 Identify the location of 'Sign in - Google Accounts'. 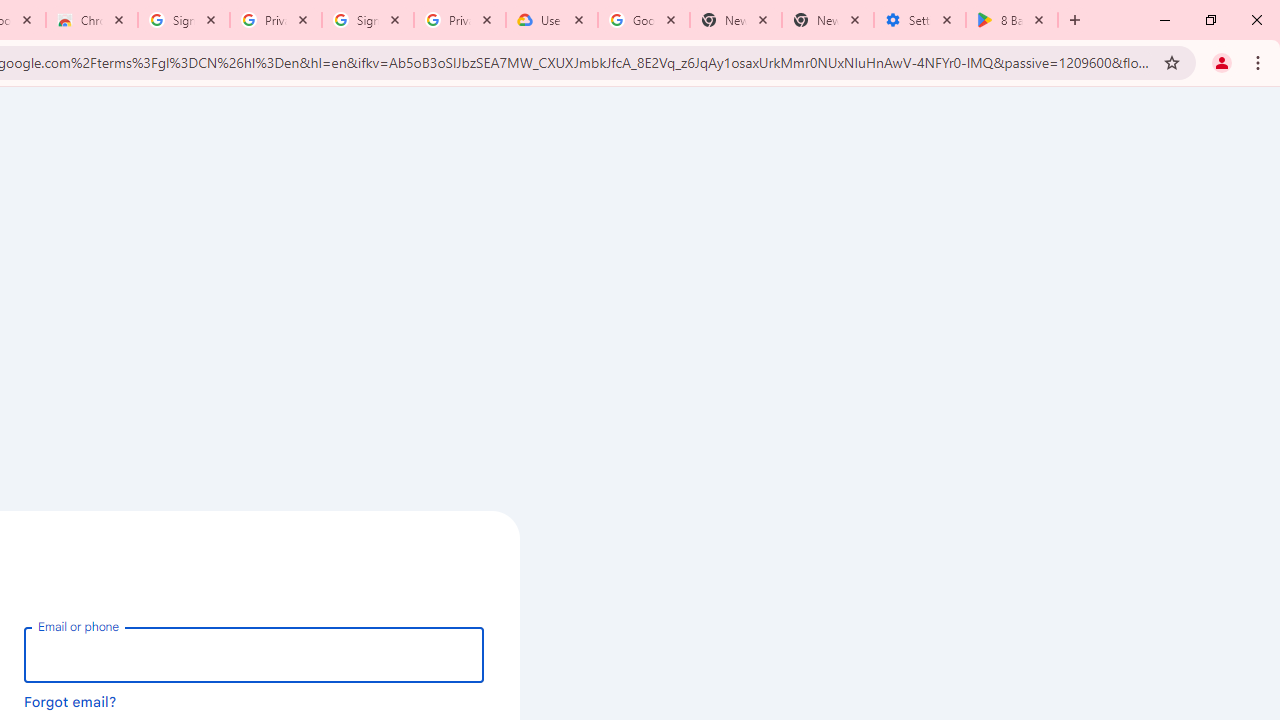
(368, 20).